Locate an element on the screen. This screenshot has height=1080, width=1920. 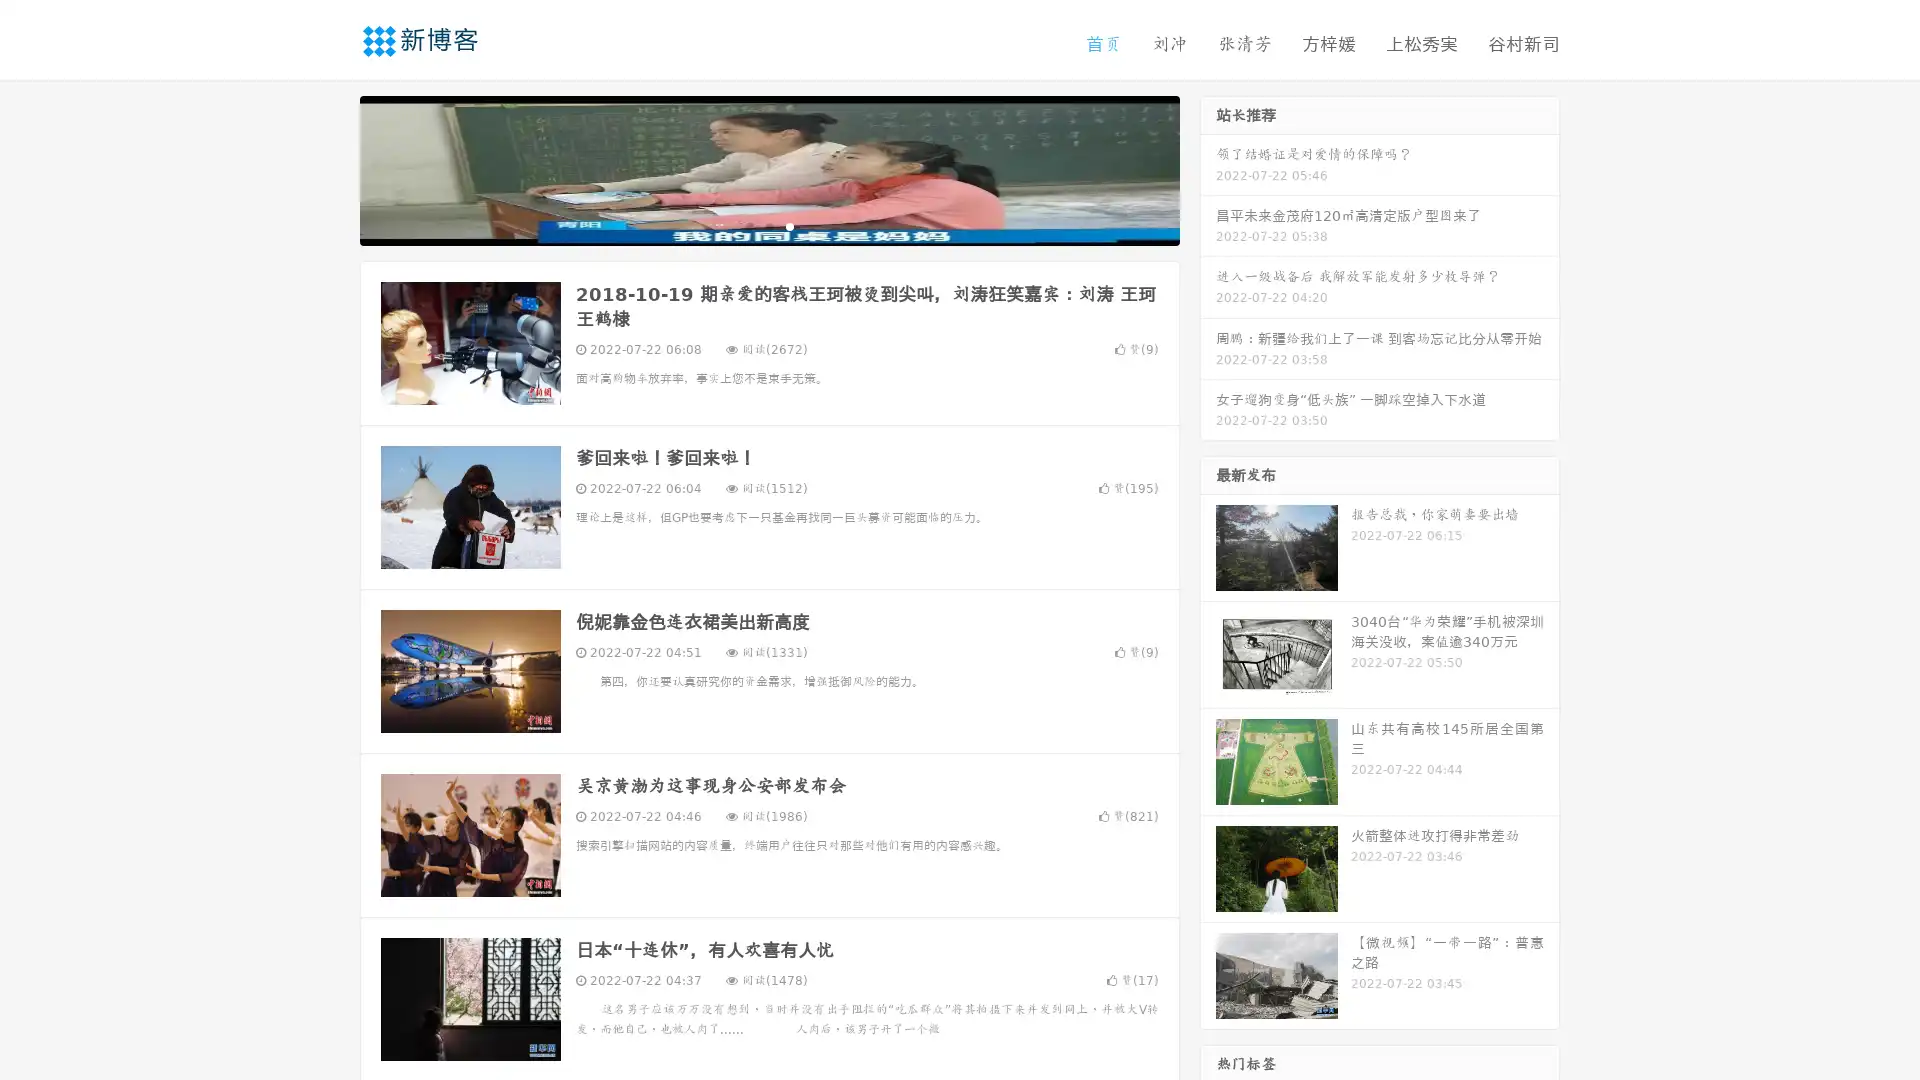
Next slide is located at coordinates (1208, 168).